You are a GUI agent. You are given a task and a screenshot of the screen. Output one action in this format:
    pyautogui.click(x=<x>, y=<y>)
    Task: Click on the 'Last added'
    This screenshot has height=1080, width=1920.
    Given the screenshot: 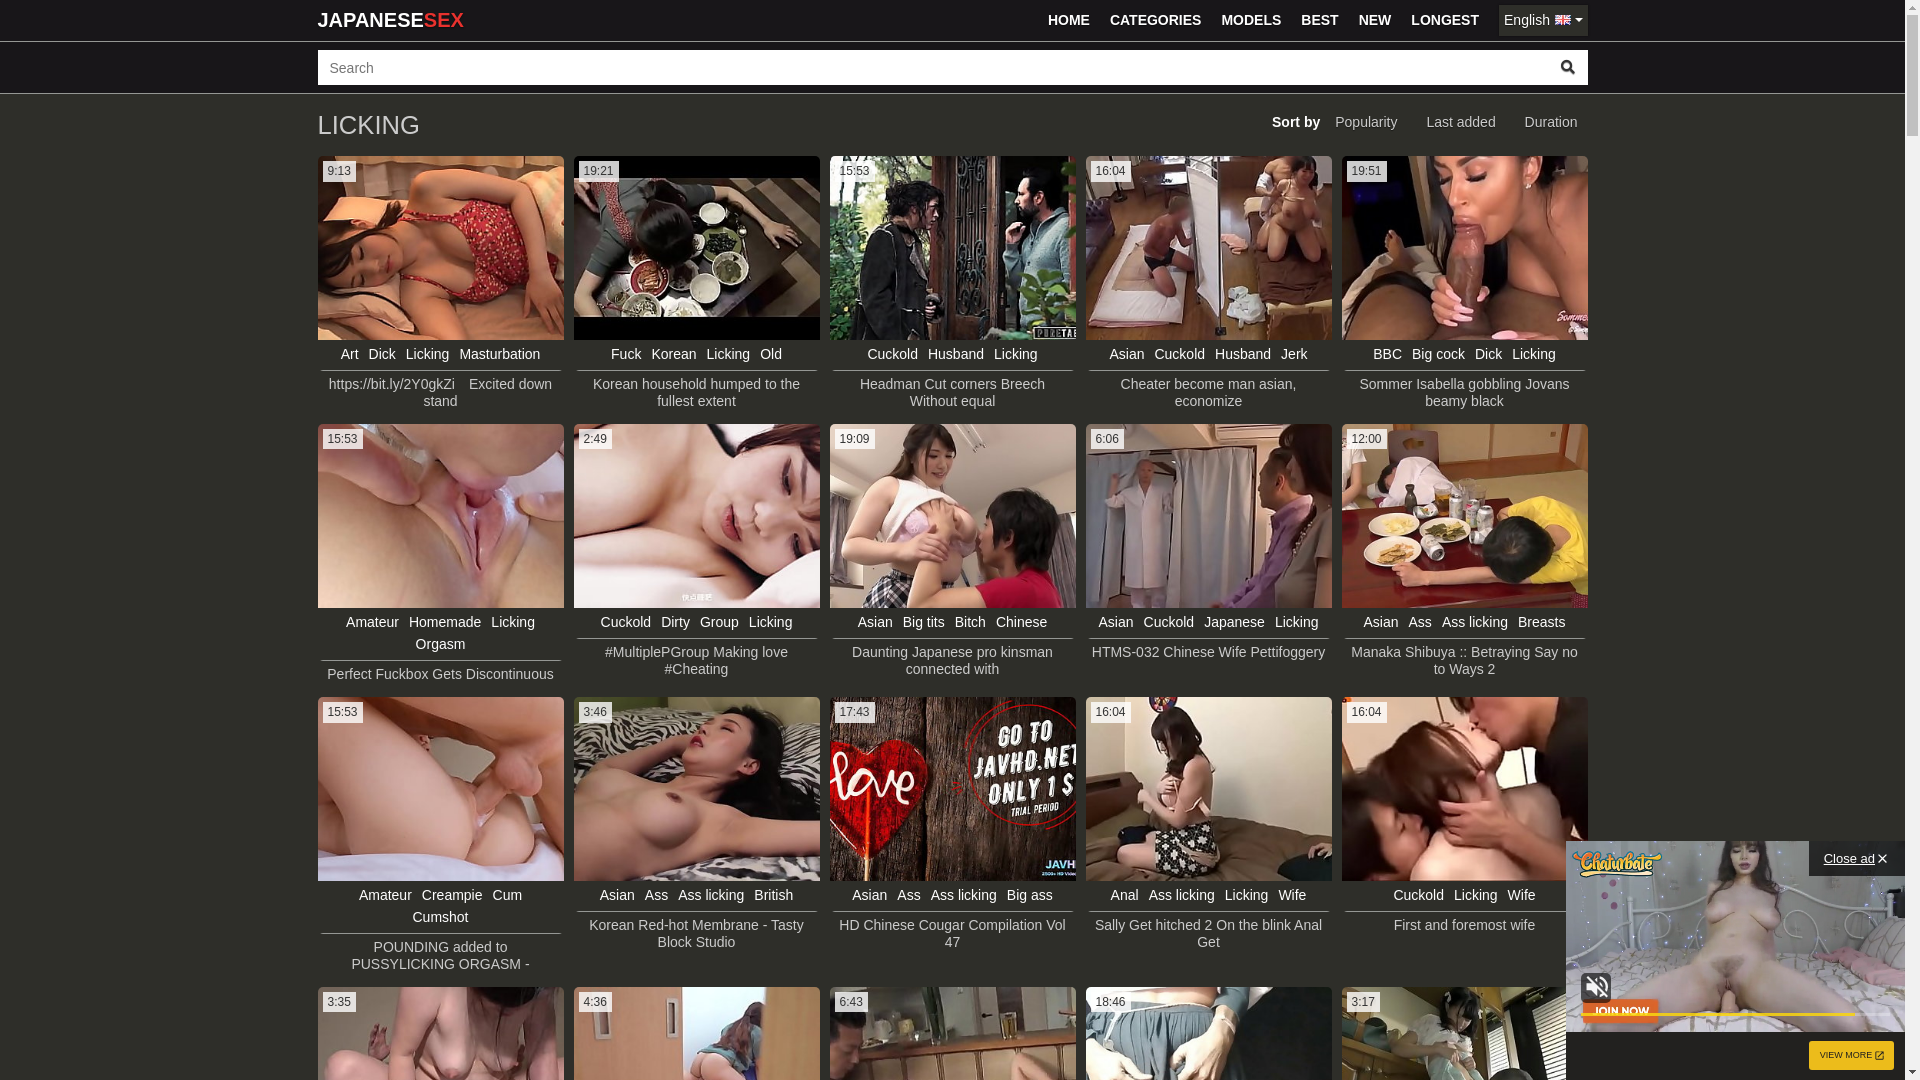 What is the action you would take?
    pyautogui.click(x=1460, y=122)
    